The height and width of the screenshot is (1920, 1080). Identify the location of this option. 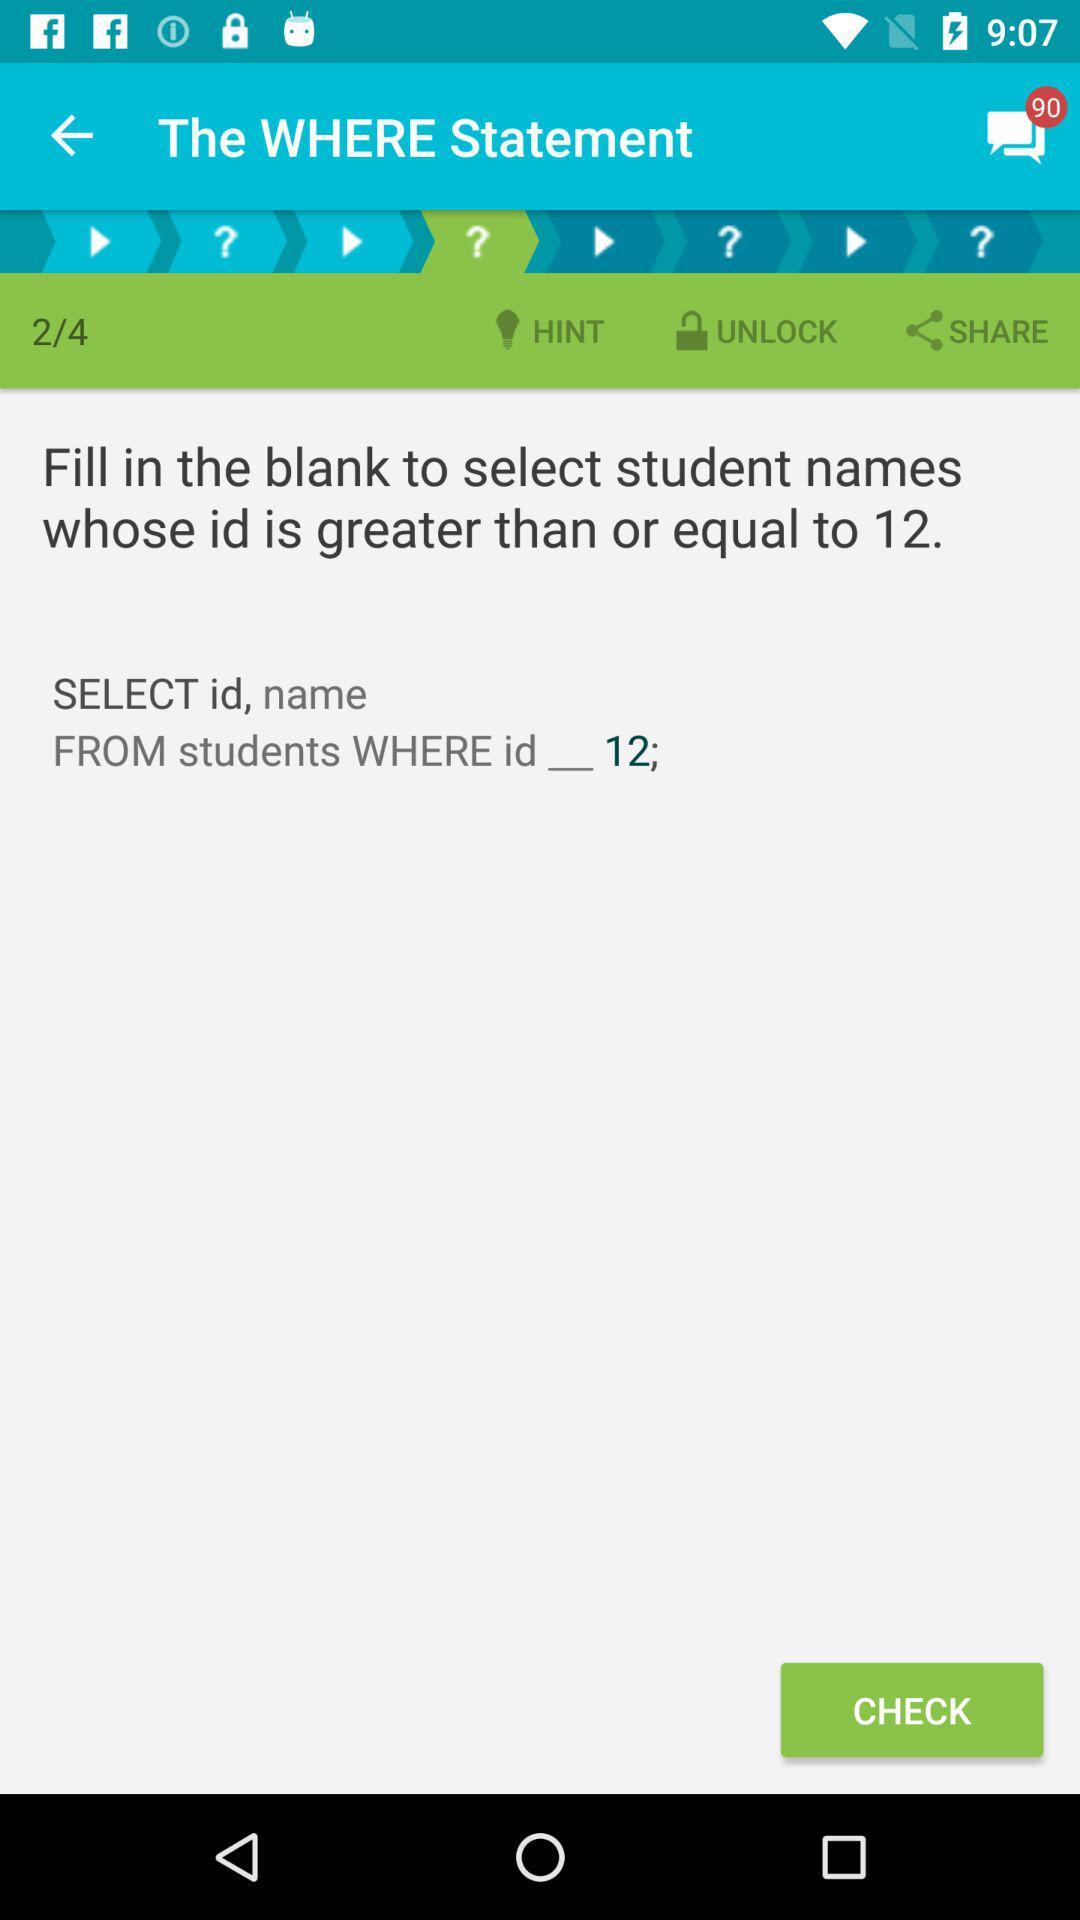
(729, 240).